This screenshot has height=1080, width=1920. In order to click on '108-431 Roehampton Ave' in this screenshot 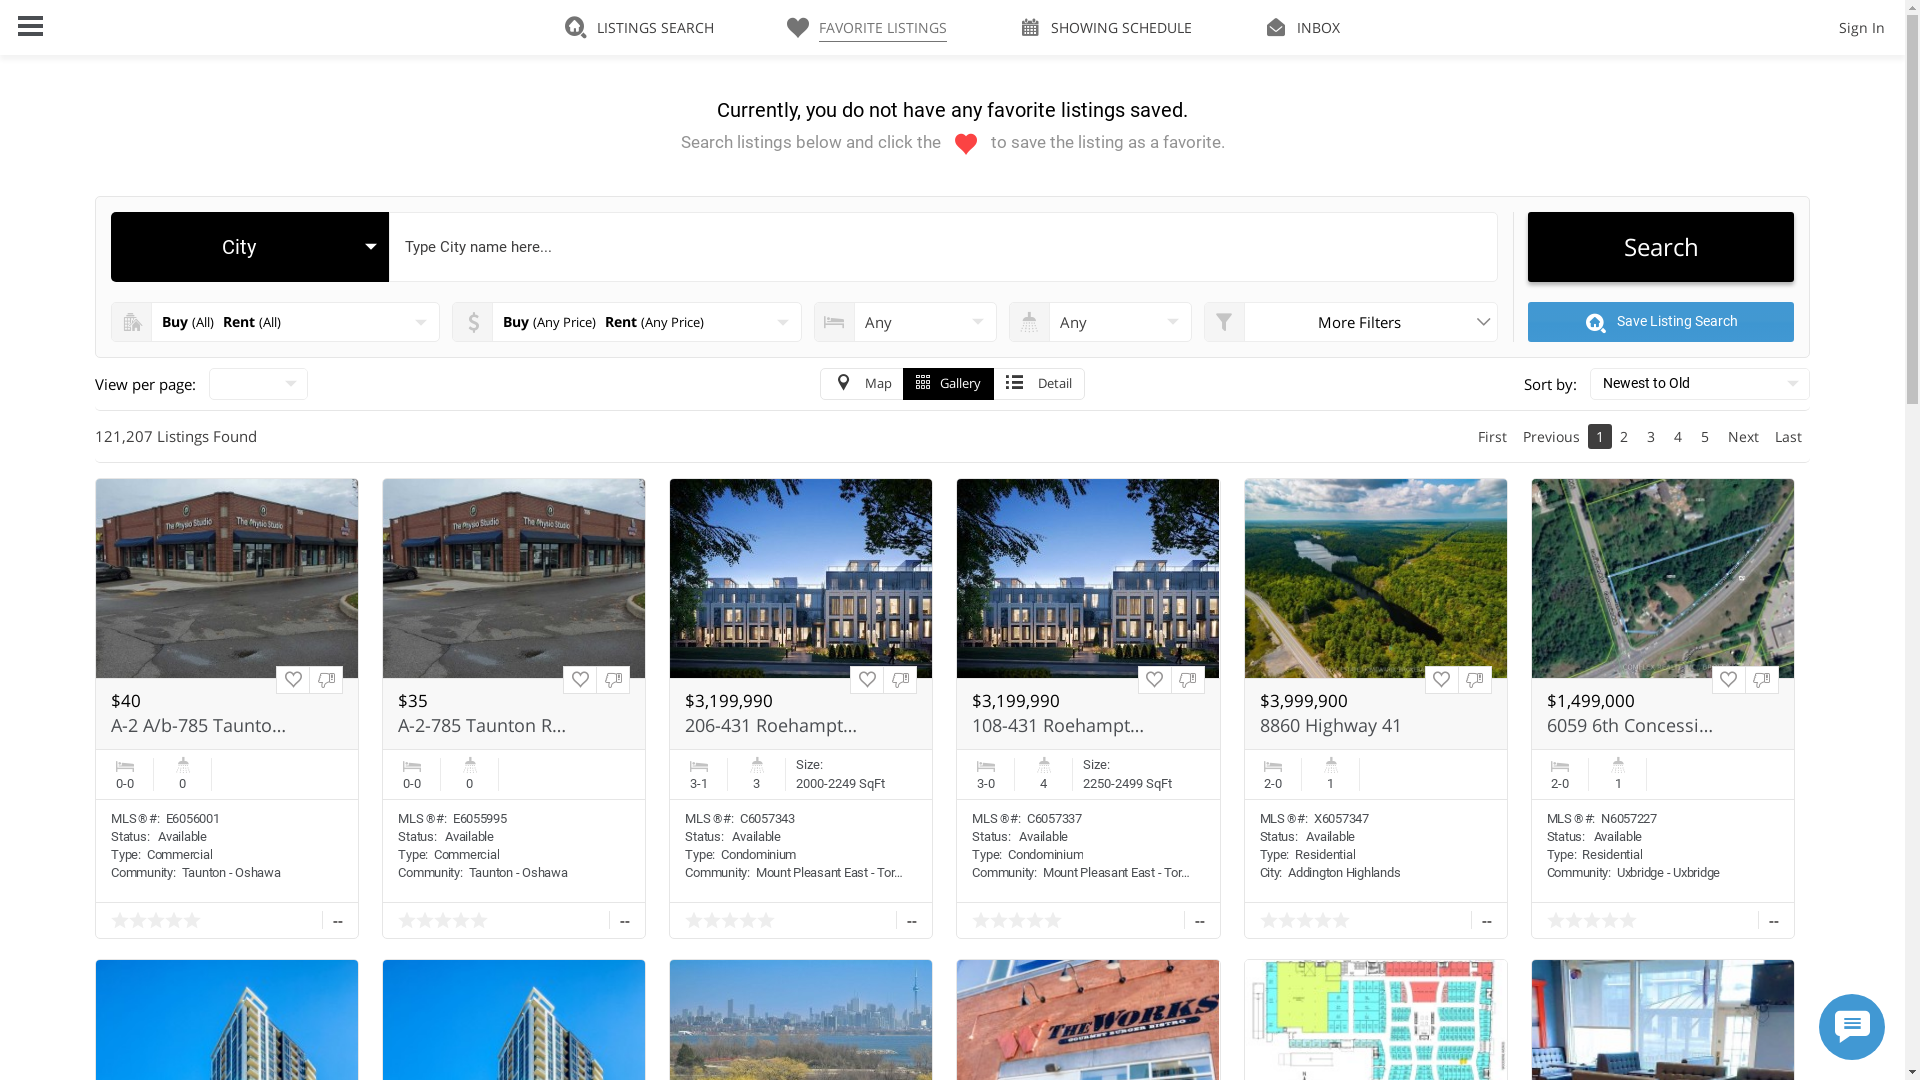, I will do `click(1059, 725)`.